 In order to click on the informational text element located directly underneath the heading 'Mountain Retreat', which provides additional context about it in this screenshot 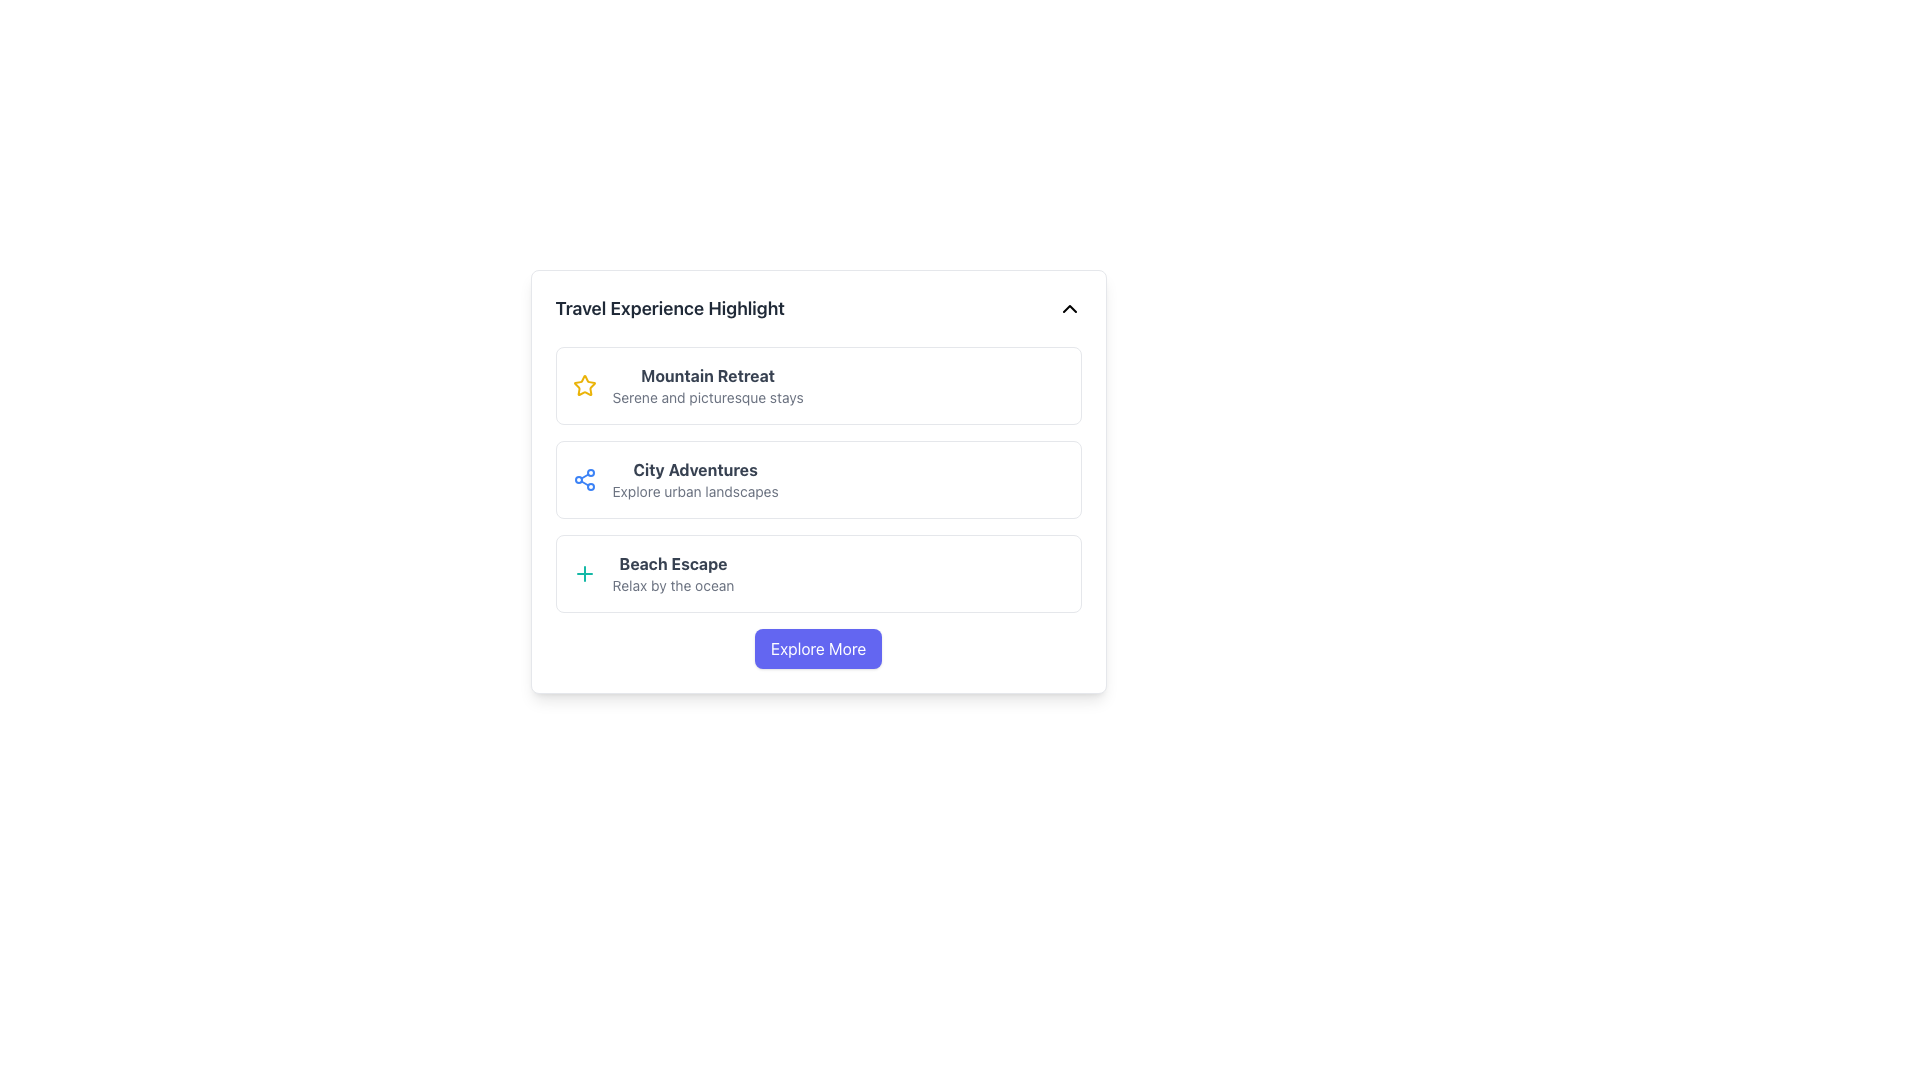, I will do `click(708, 397)`.